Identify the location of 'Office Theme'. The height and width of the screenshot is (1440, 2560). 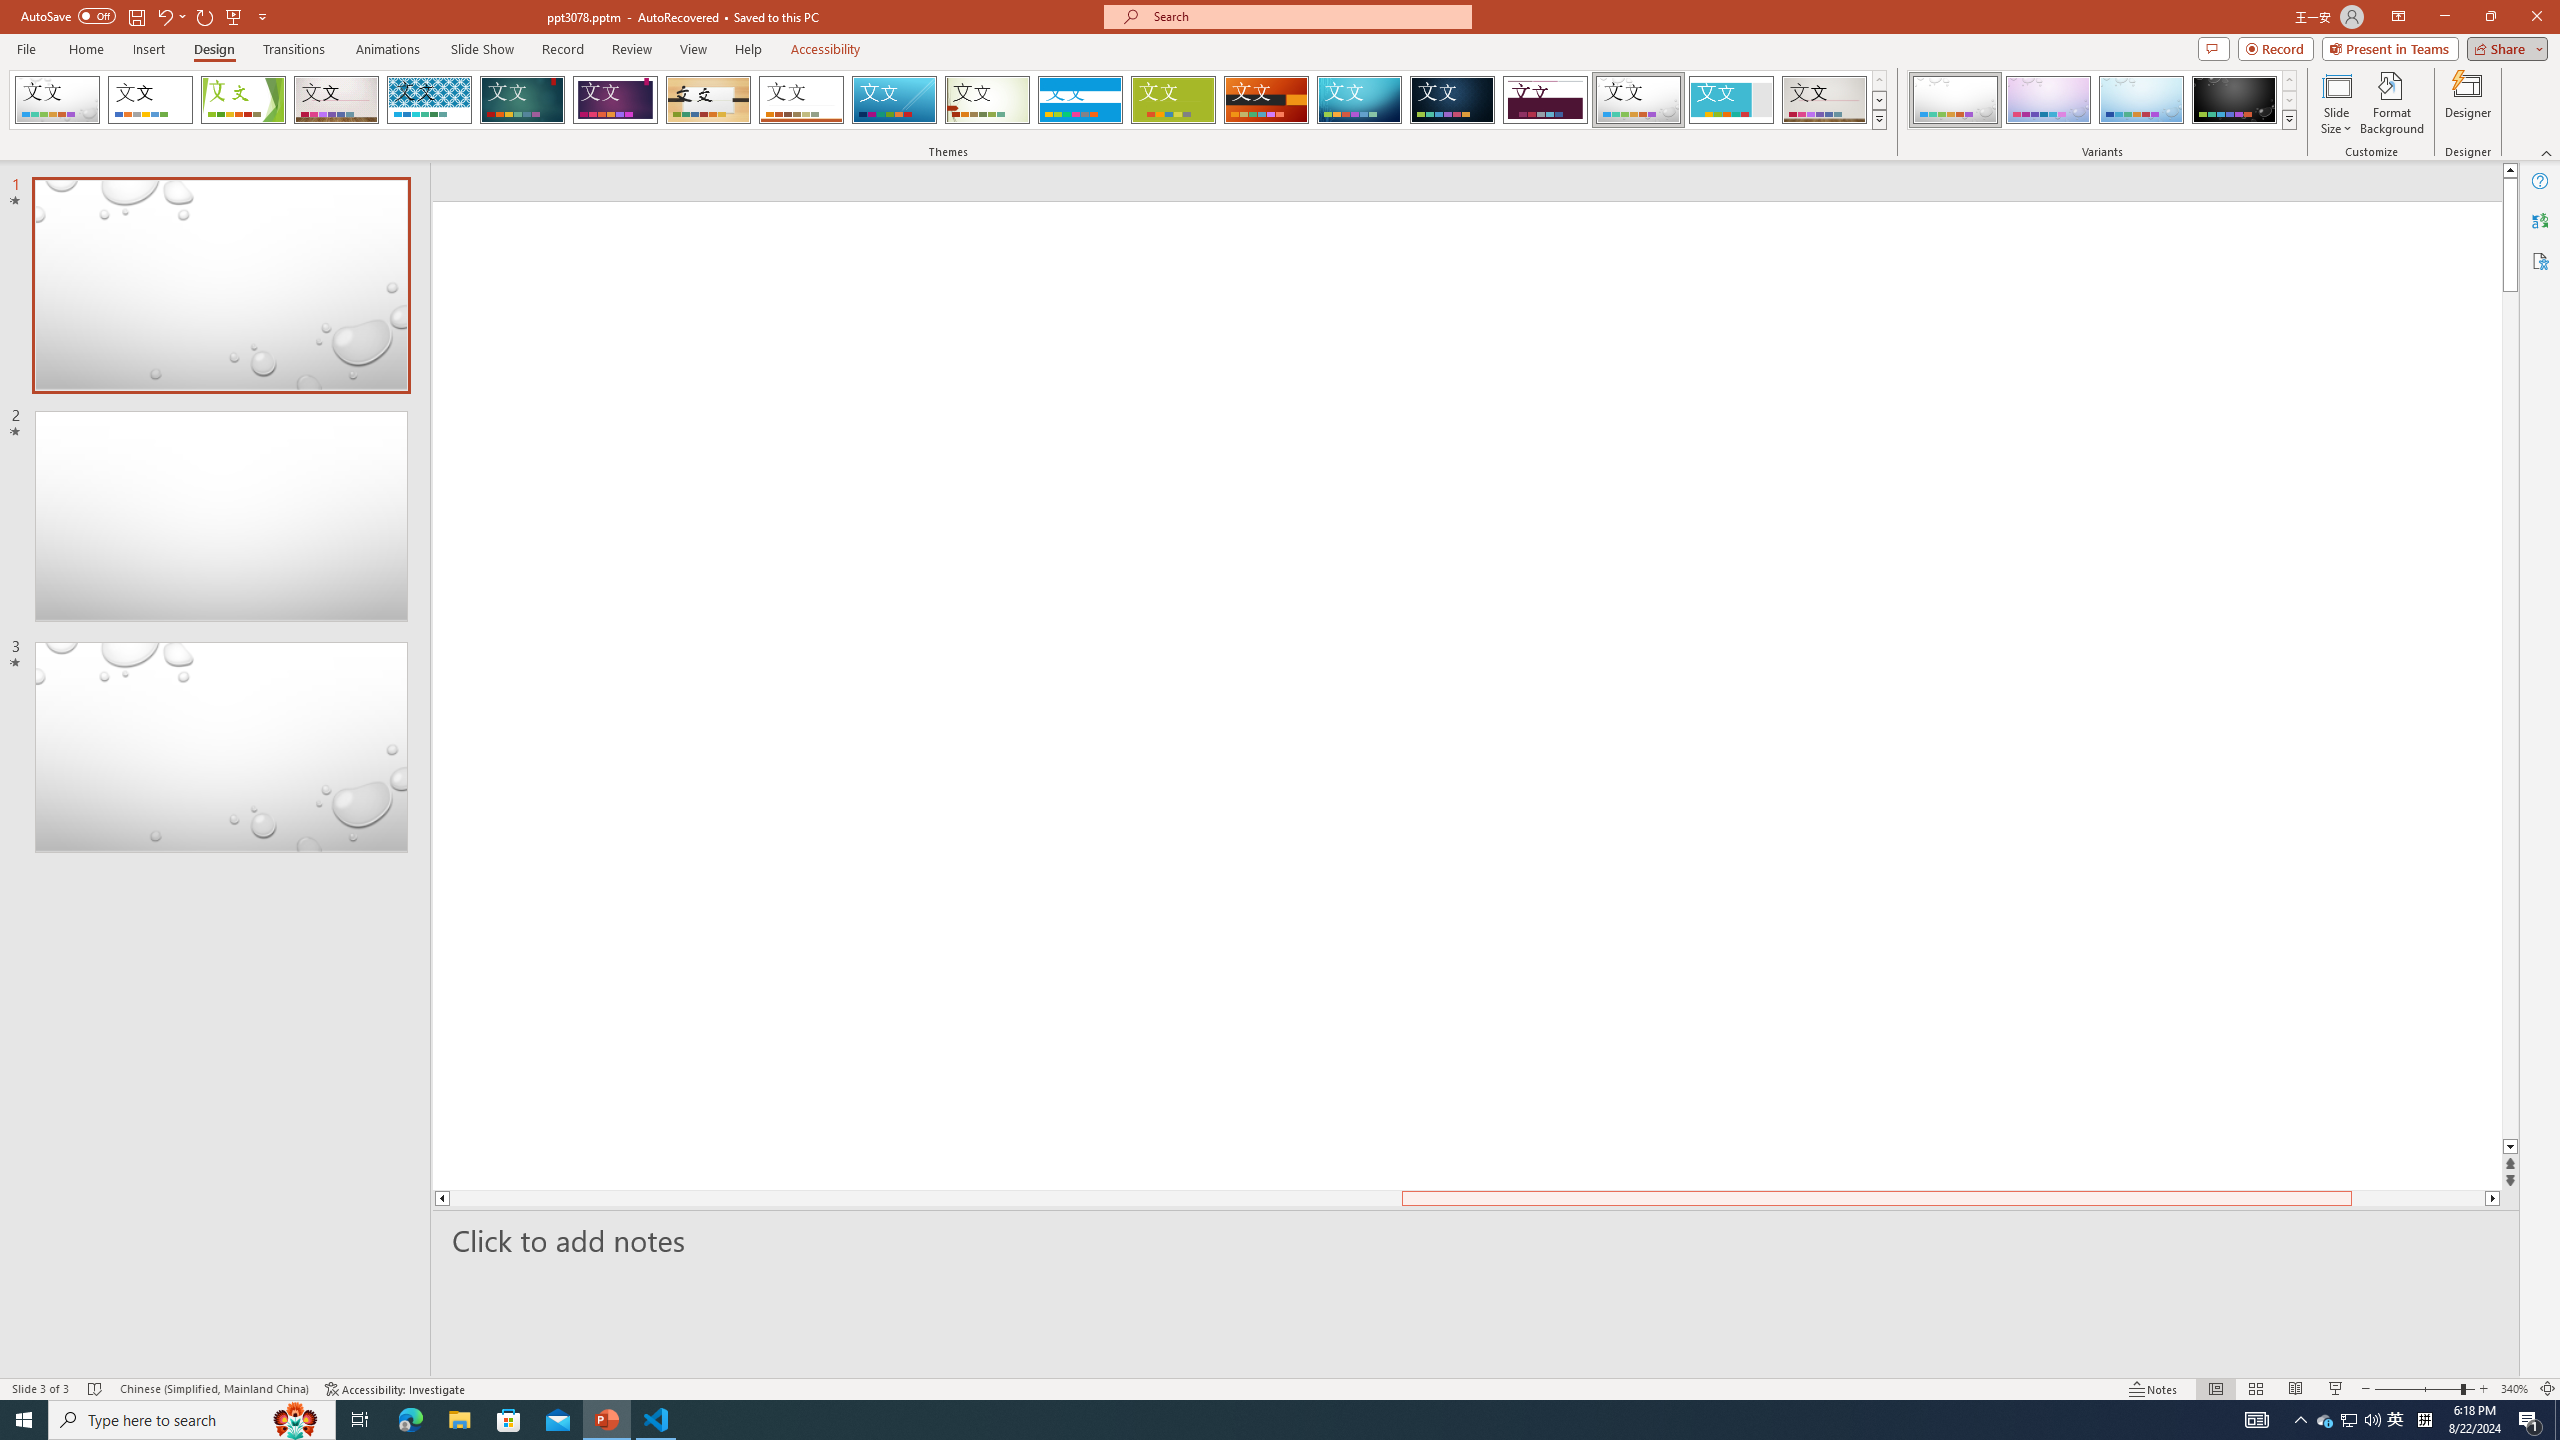
(150, 99).